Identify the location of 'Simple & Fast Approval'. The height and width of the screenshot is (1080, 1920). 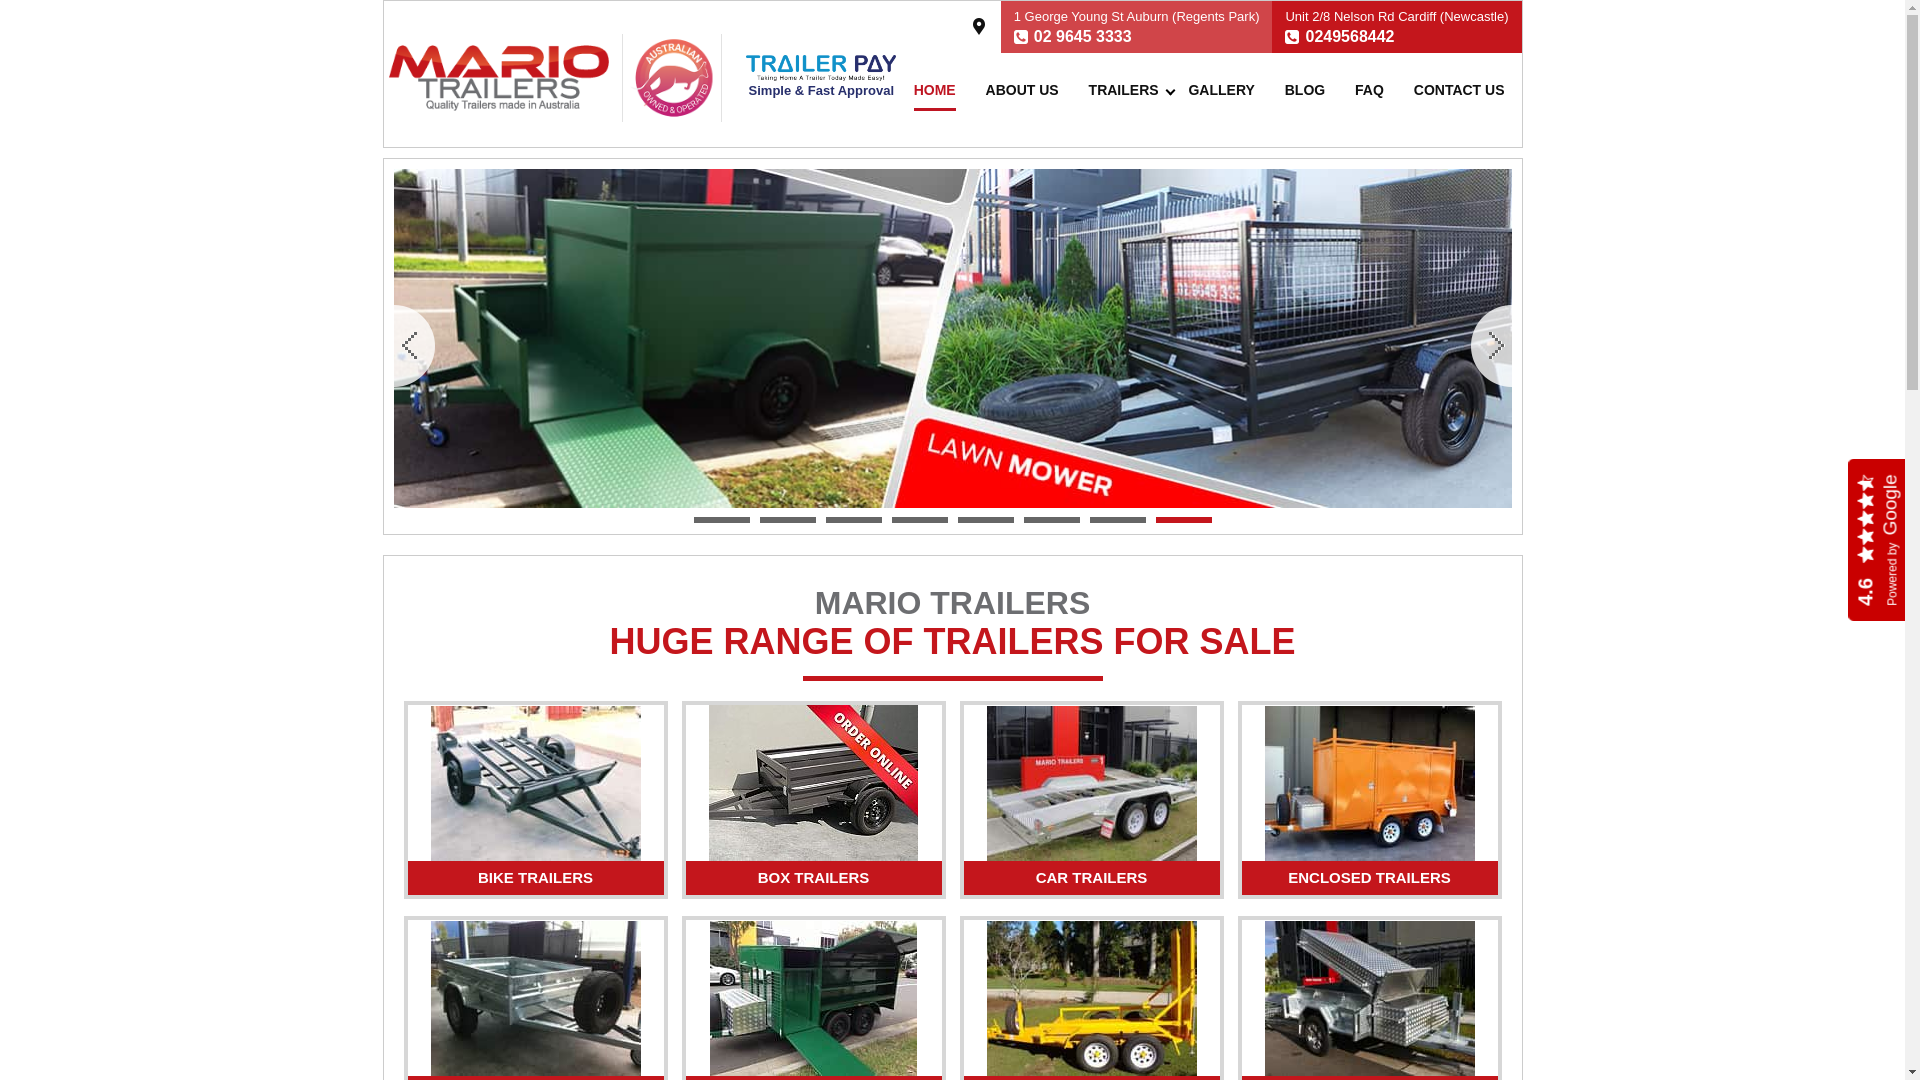
(820, 79).